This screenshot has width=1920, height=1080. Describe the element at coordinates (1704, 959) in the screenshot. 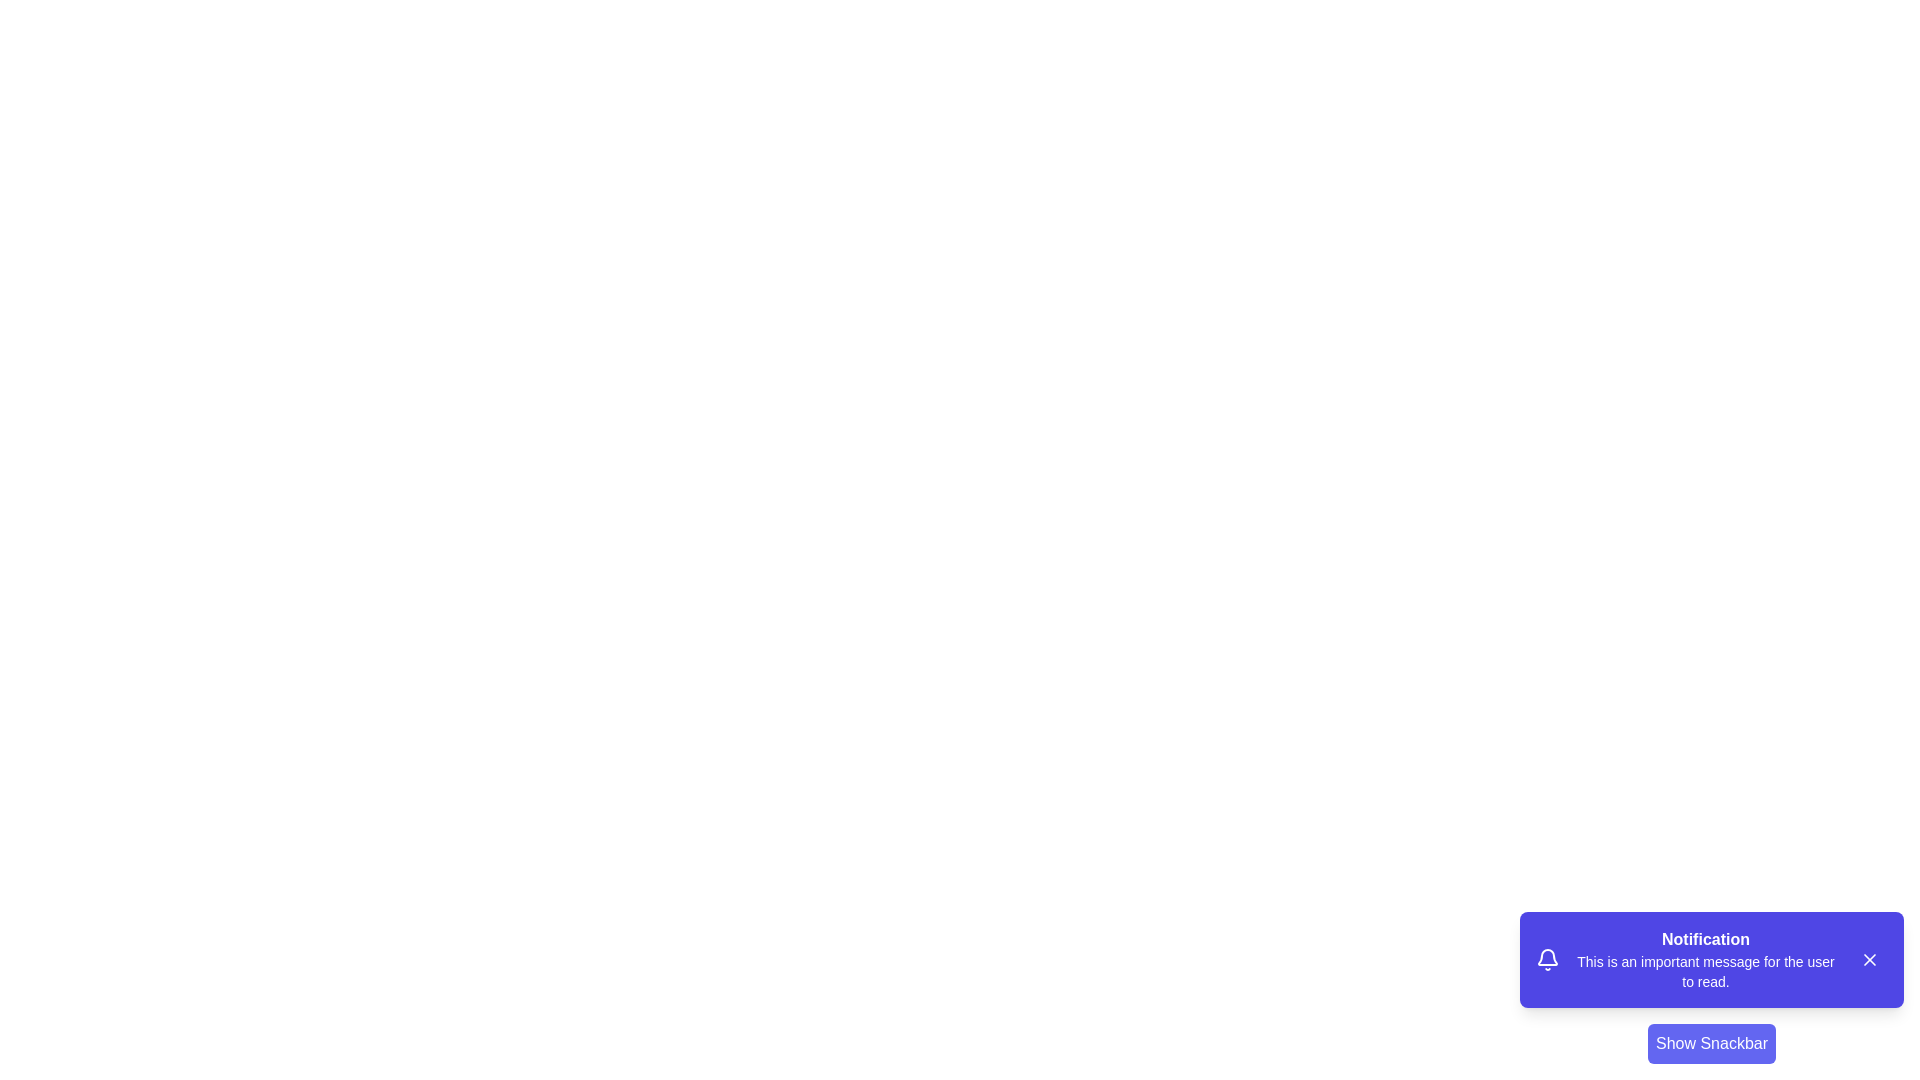

I see `the text label located in the bottom-right corner of the interface within the purple notification box, situated between the notification bell icon and the close button` at that location.